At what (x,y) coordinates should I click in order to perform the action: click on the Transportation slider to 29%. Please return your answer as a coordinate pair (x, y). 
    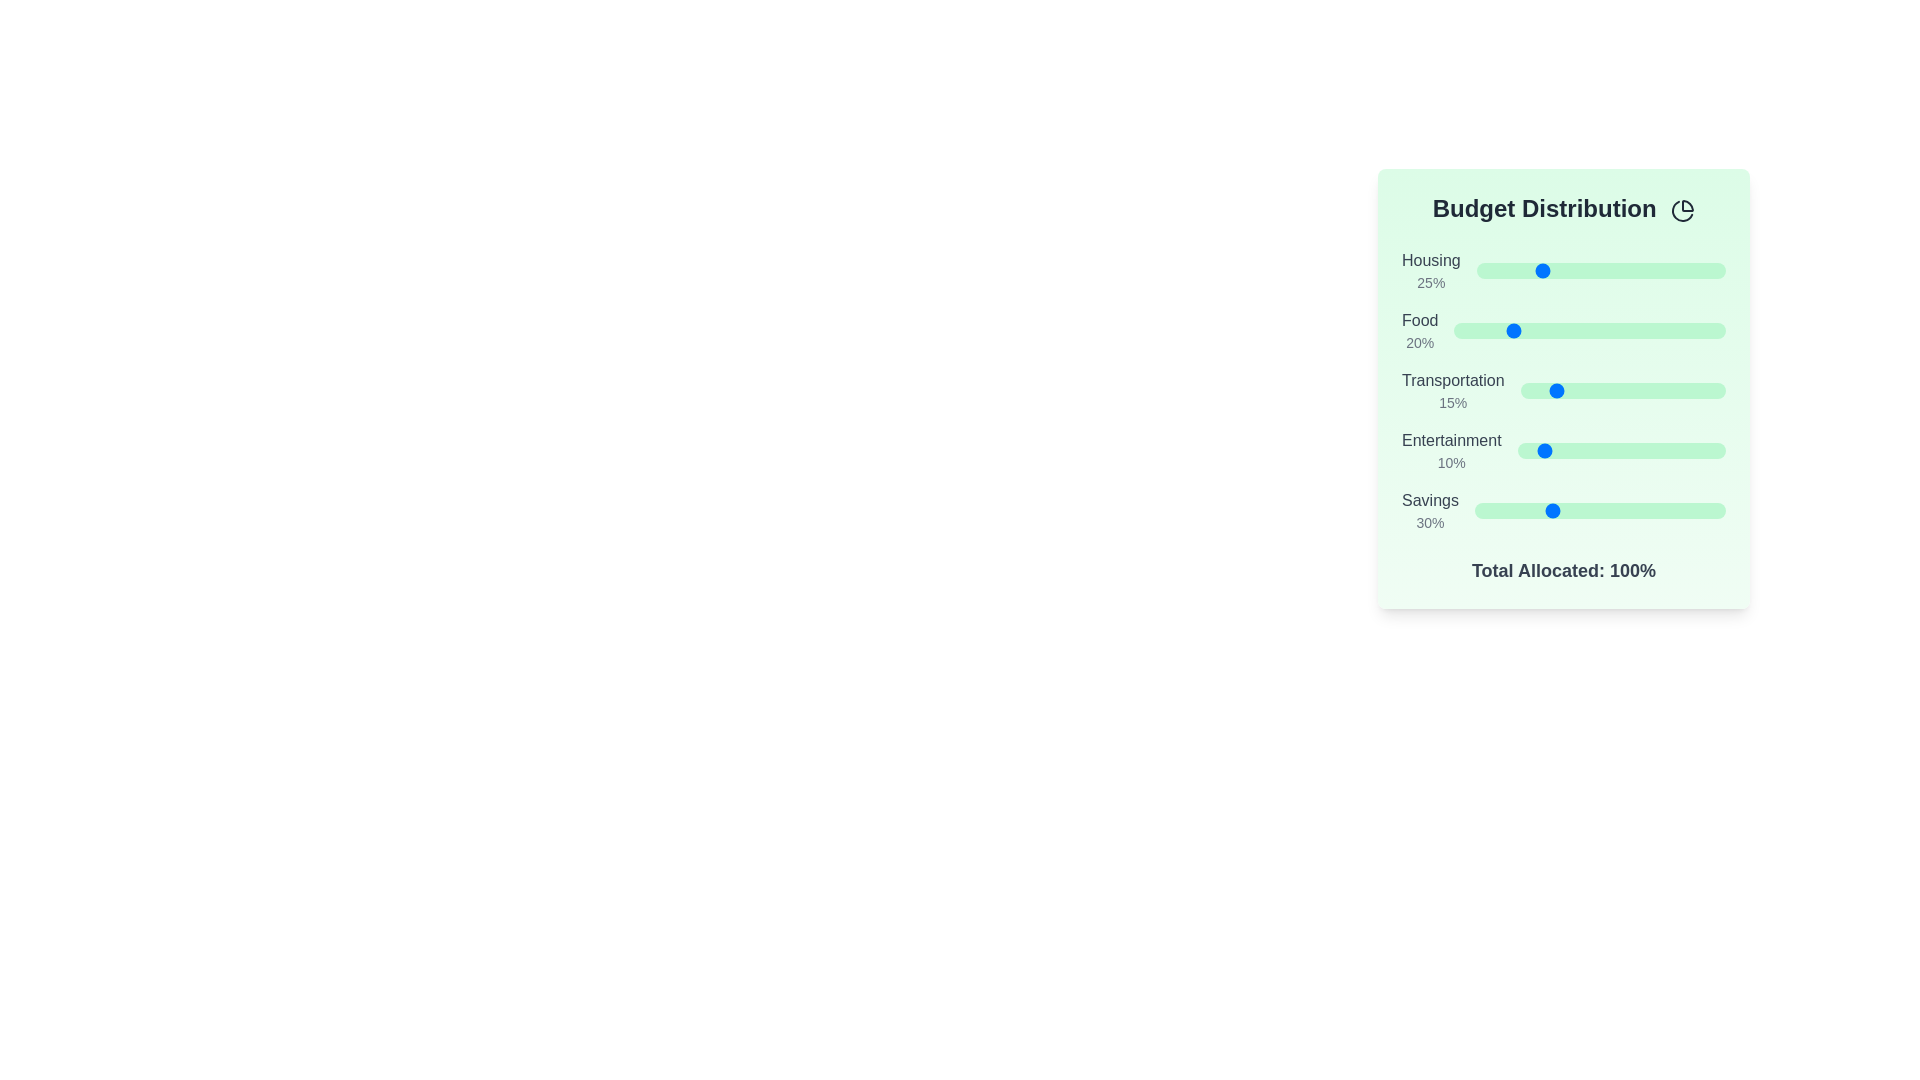
    Looking at the image, I should click on (1579, 390).